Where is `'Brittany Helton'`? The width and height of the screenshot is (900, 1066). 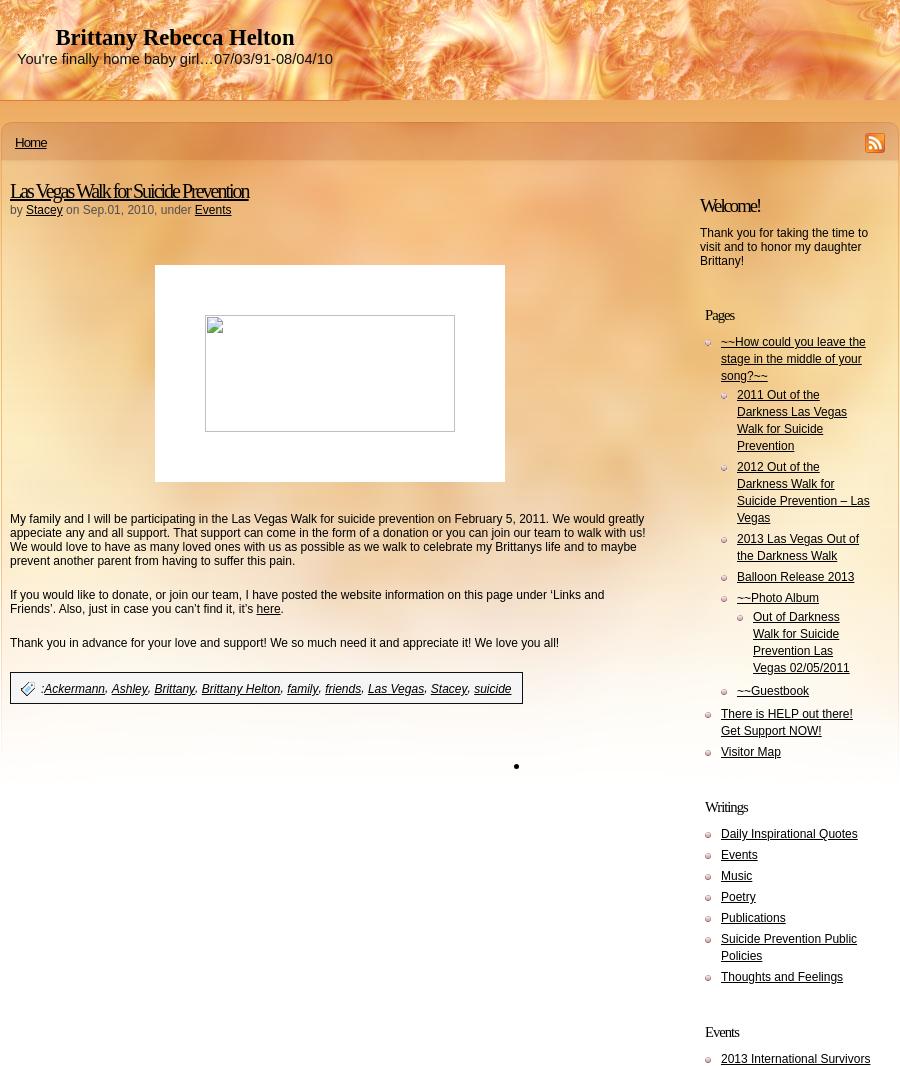 'Brittany Helton' is located at coordinates (239, 686).